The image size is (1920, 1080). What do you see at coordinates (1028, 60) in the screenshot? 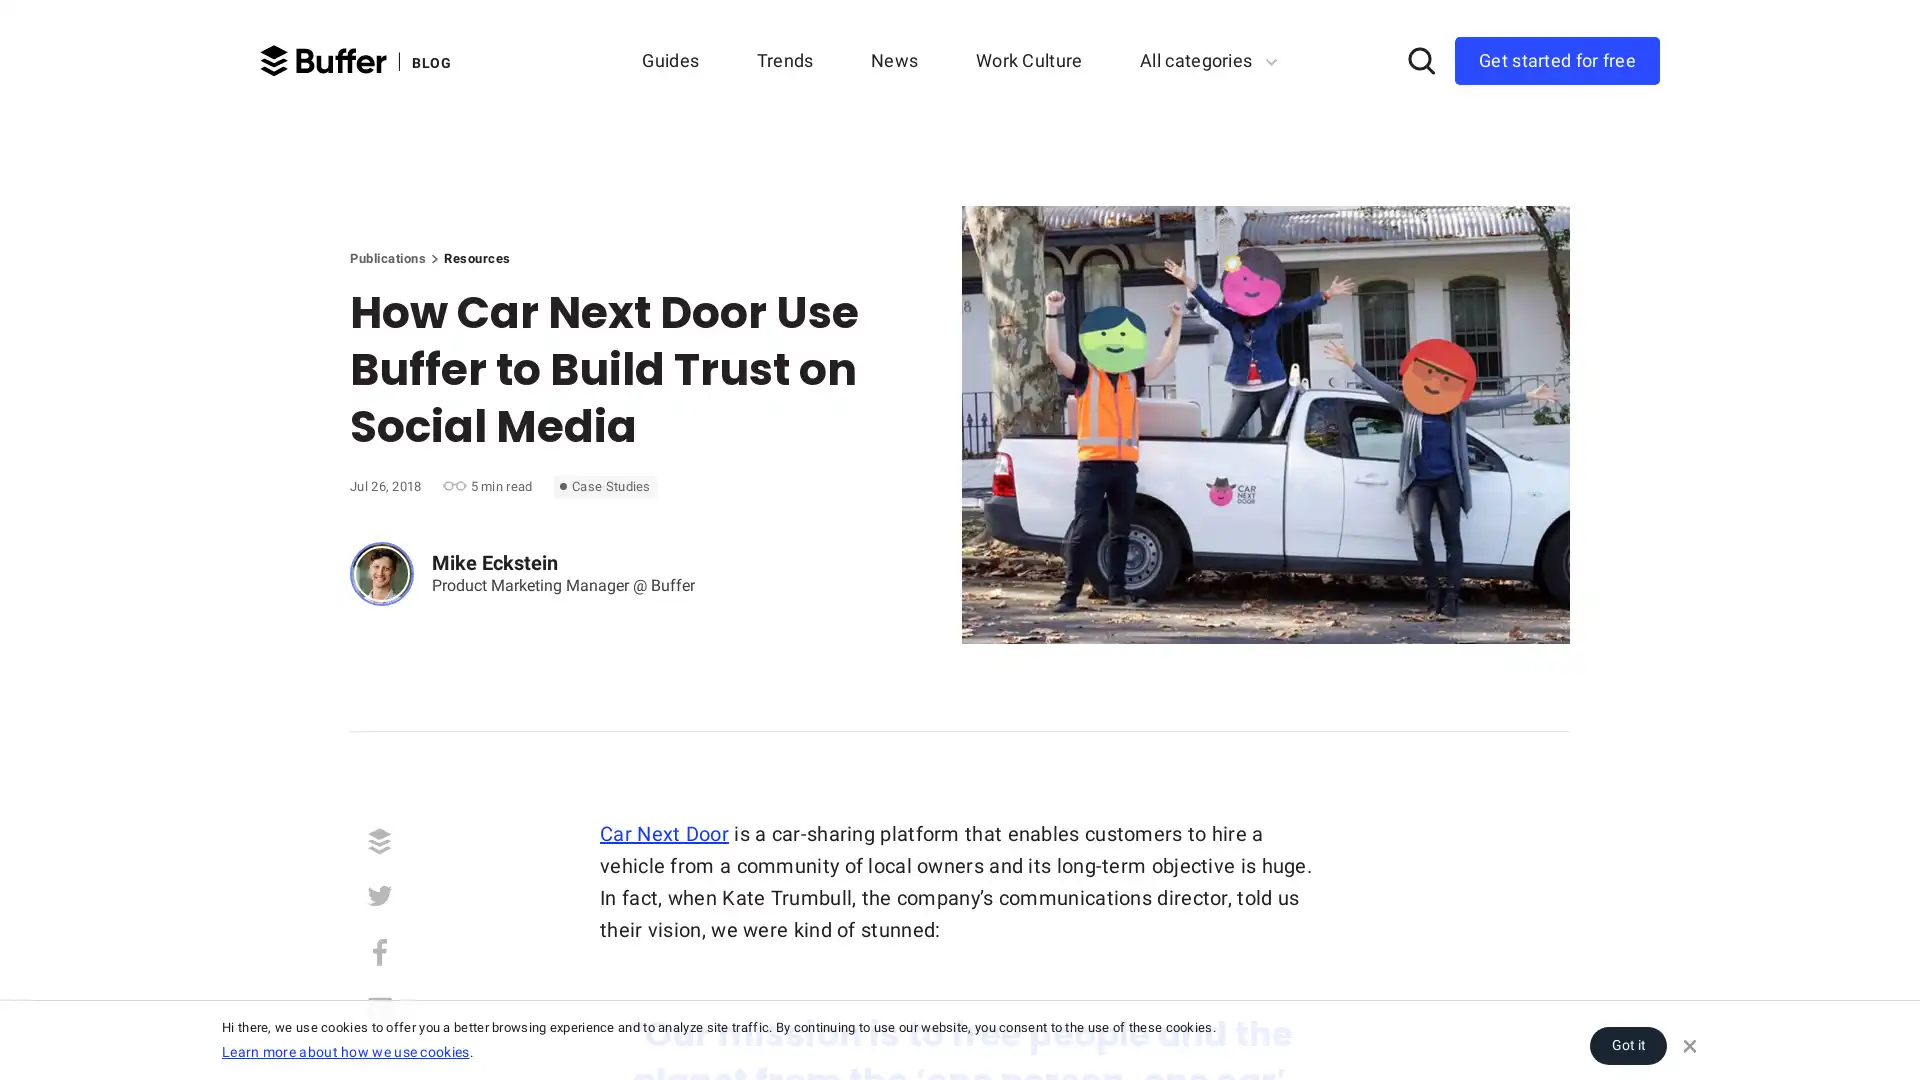
I see `Work Culture` at bounding box center [1028, 60].